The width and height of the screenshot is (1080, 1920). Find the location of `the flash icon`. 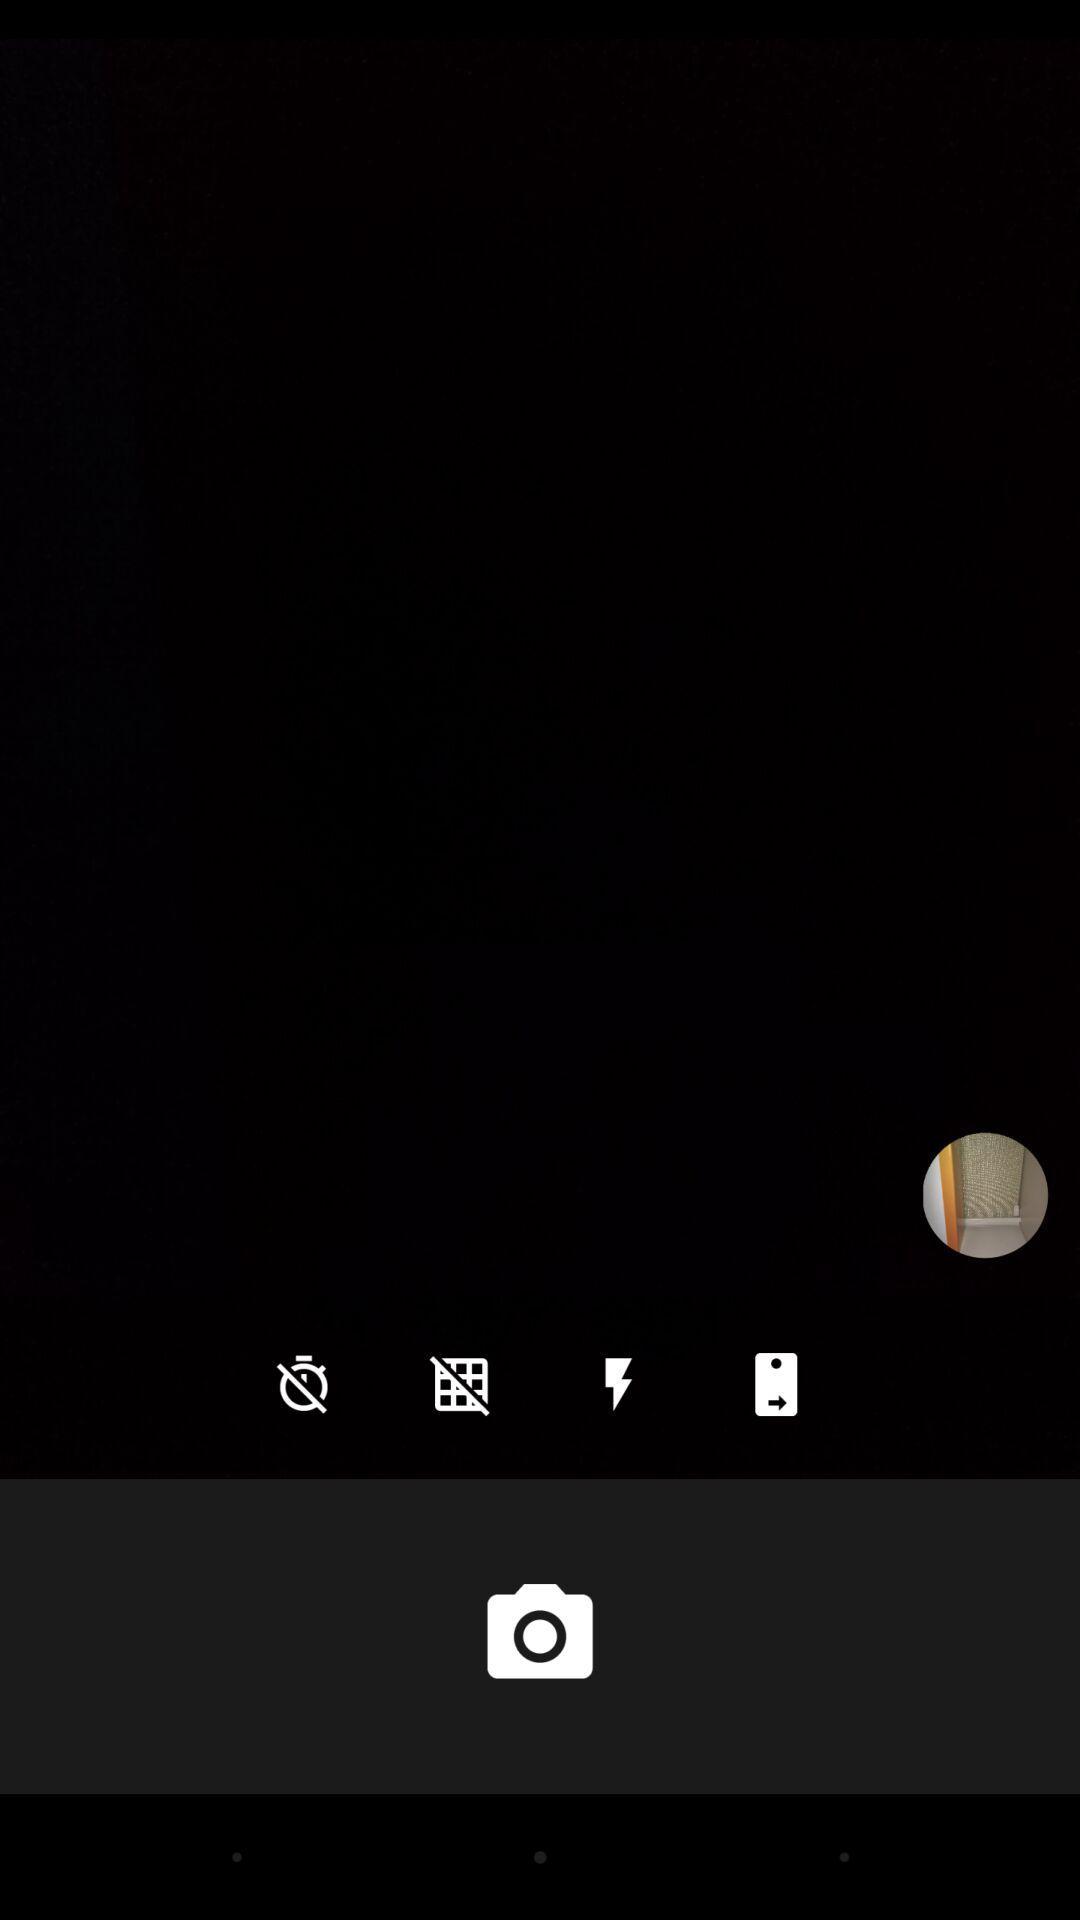

the flash icon is located at coordinates (617, 1383).